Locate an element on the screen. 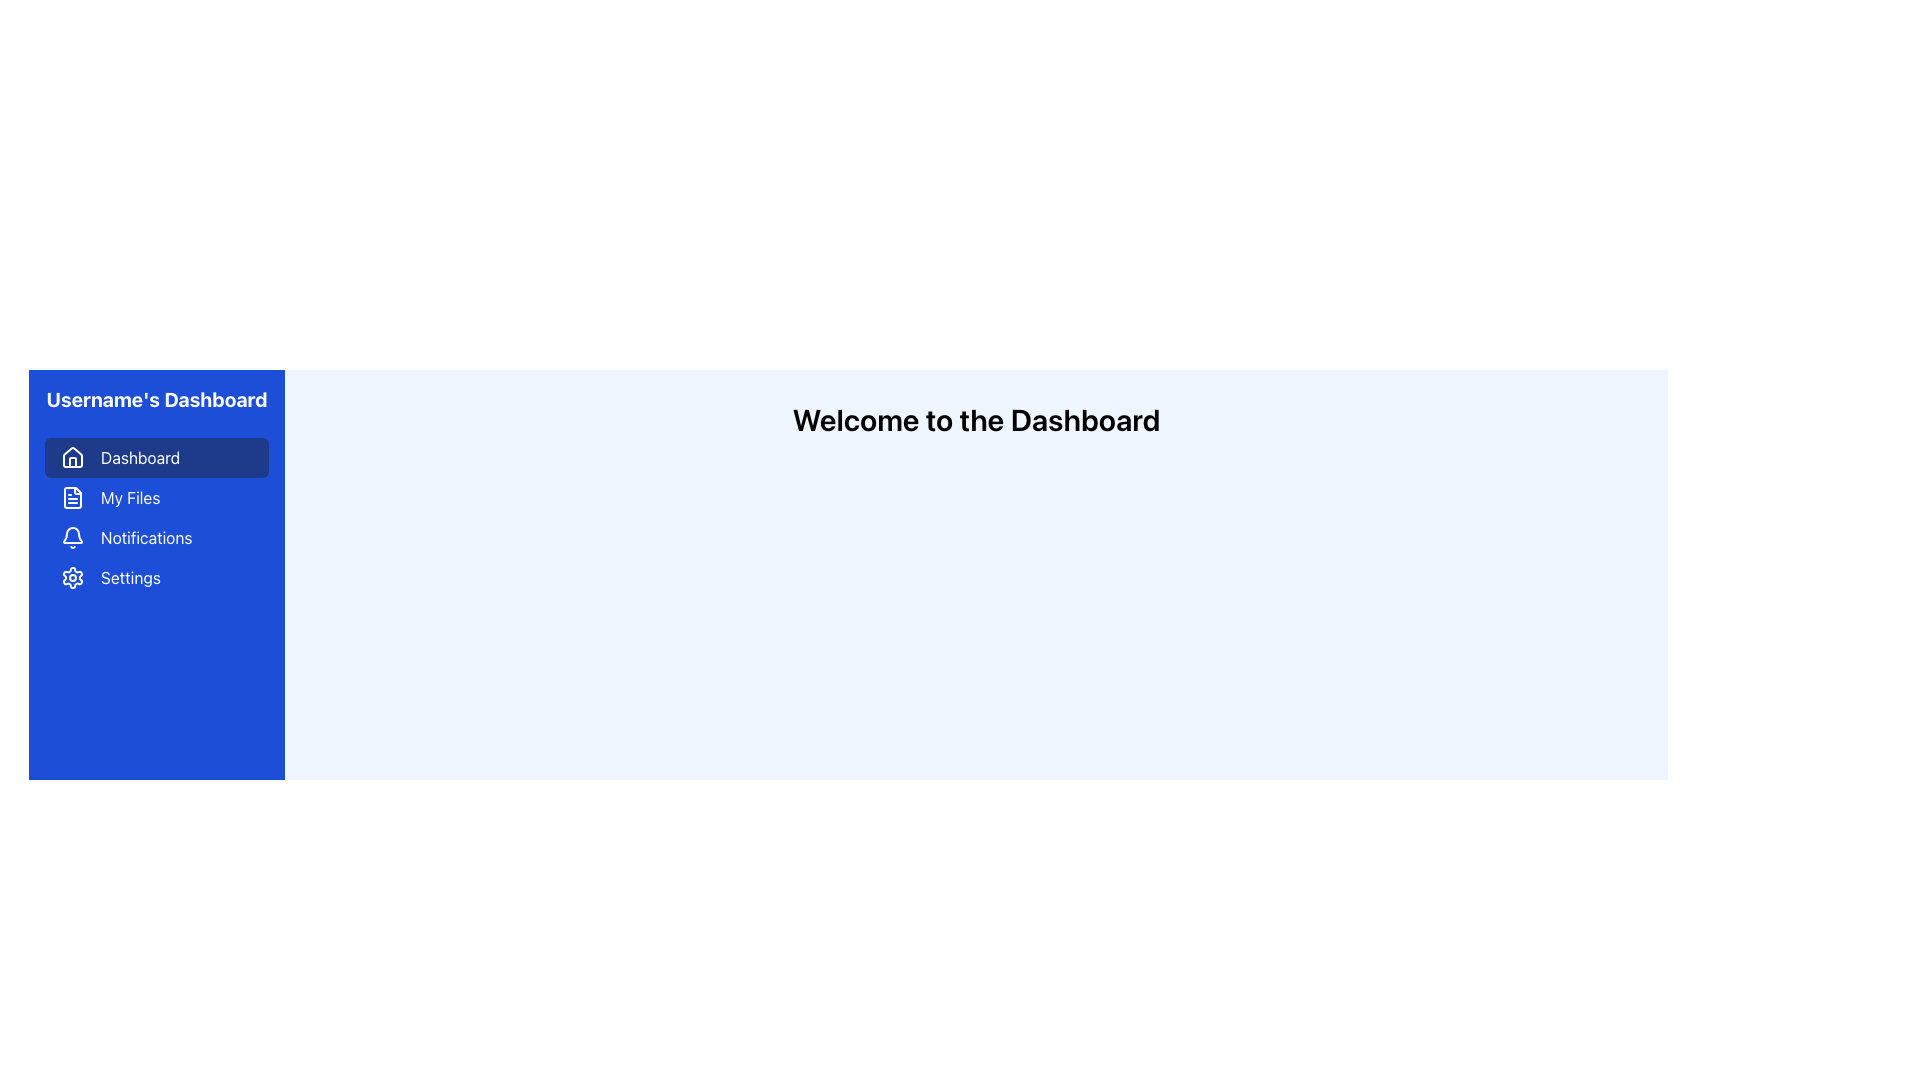 The width and height of the screenshot is (1920, 1080). the 'My Files' button, which is a rectangular button with a blue background, rounded corners, a white file icon on the left, and bold white text on the right is located at coordinates (156, 496).